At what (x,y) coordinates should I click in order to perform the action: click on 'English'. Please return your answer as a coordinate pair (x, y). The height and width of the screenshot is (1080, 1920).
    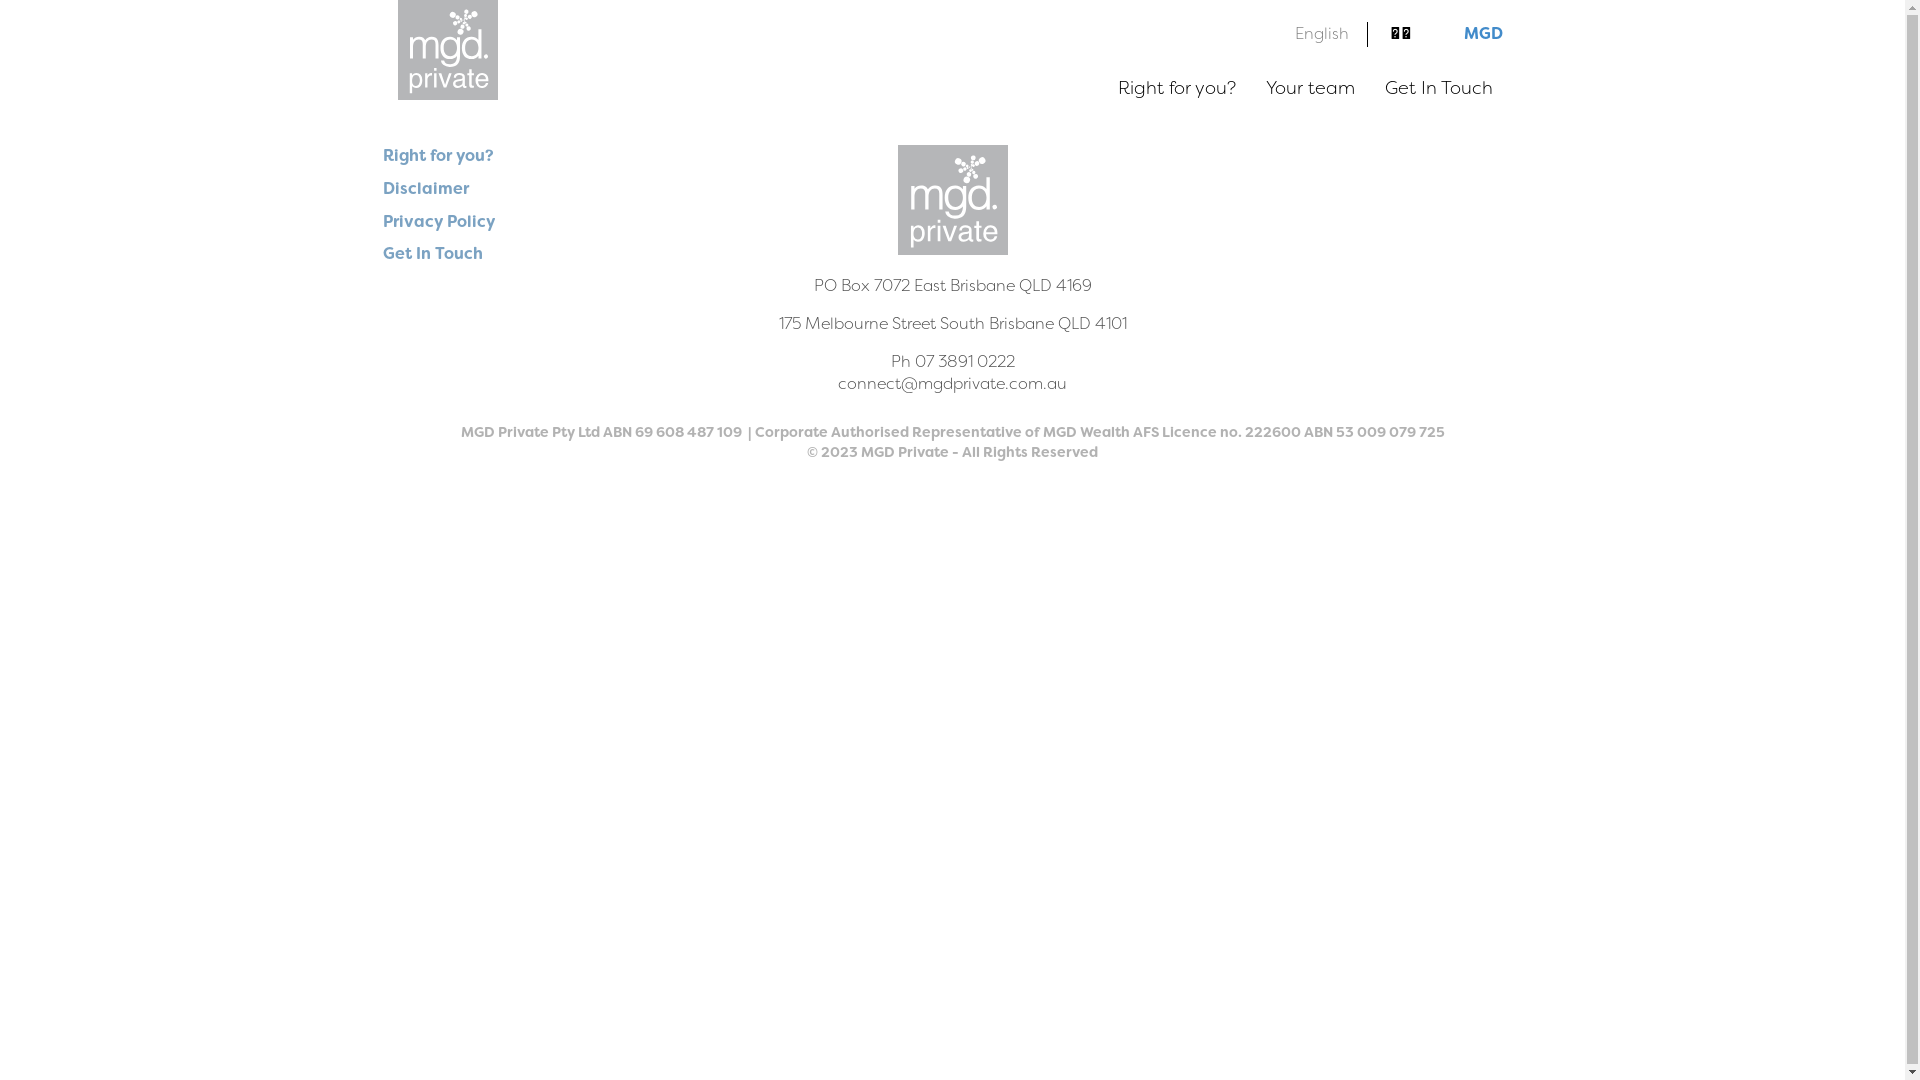
    Looking at the image, I should click on (1321, 34).